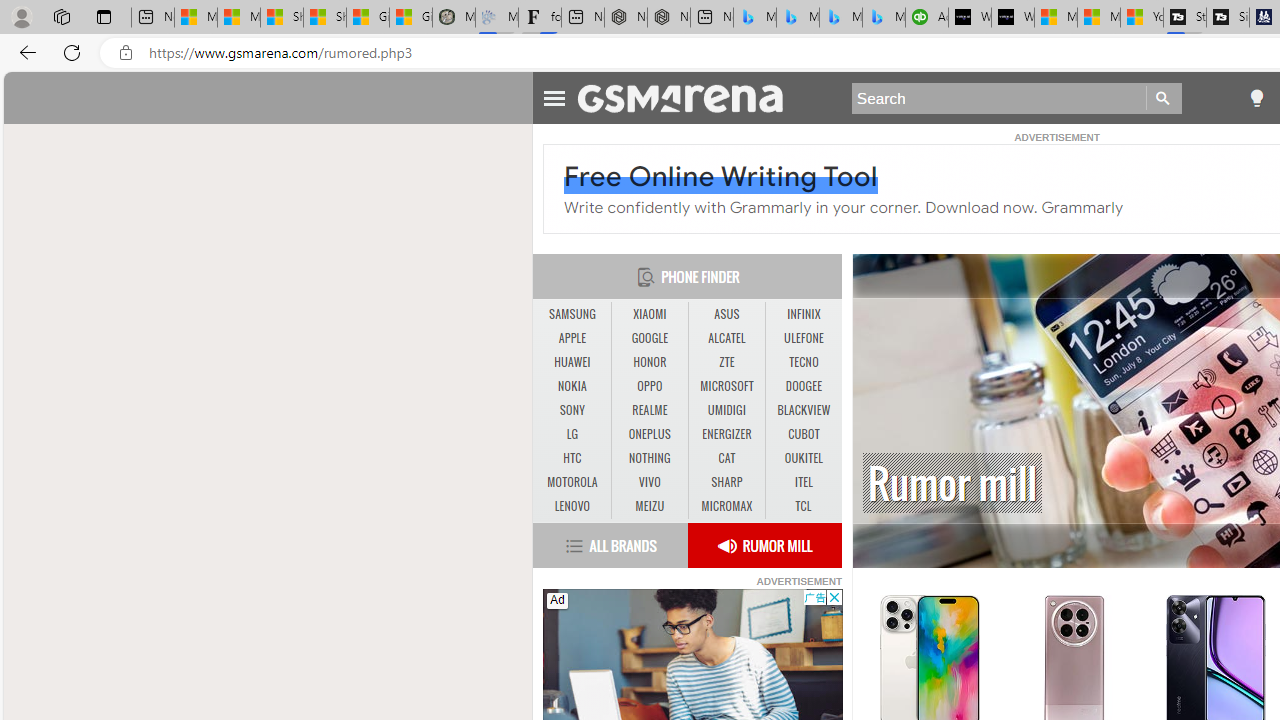 This screenshot has width=1280, height=720. What do you see at coordinates (649, 386) in the screenshot?
I see `'OPPO'` at bounding box center [649, 386].